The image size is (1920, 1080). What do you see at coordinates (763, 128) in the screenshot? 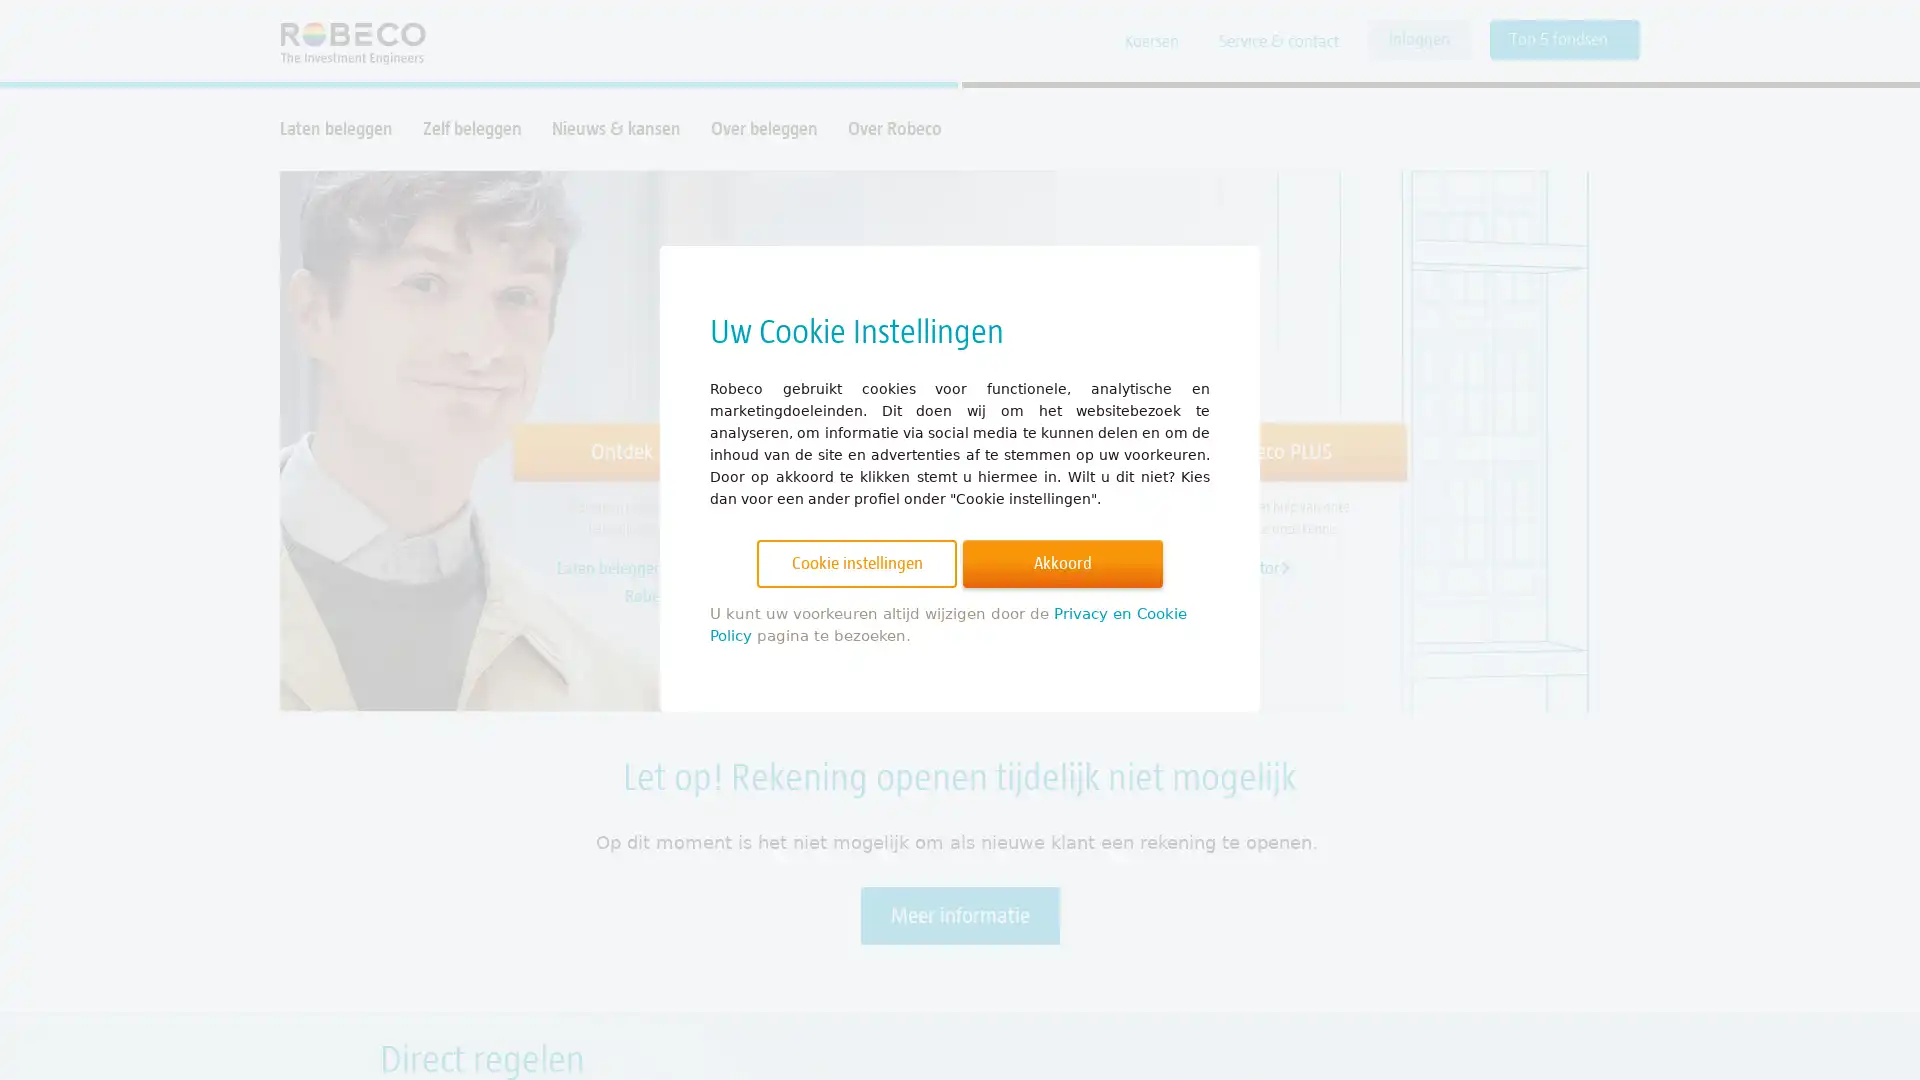
I see `Over beleggen` at bounding box center [763, 128].